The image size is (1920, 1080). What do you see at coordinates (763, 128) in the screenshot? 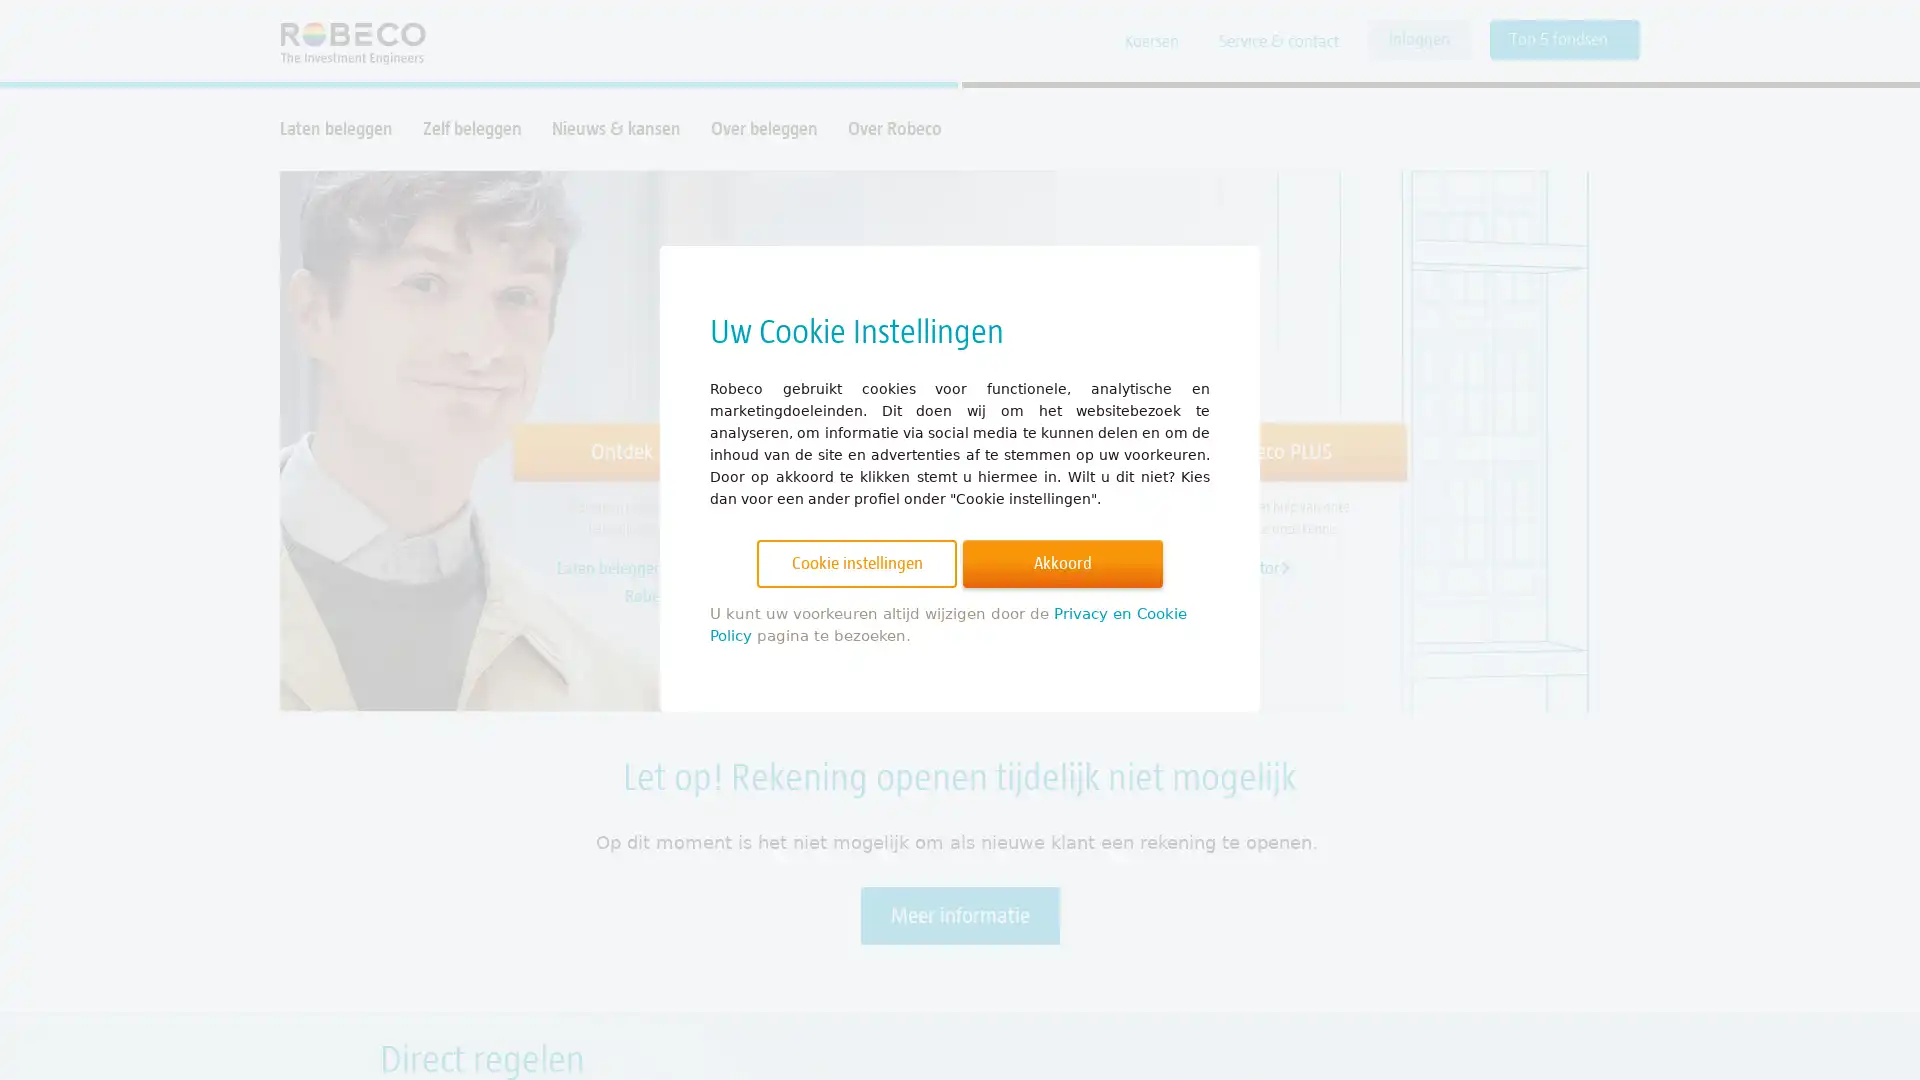
I see `Over beleggen` at bounding box center [763, 128].